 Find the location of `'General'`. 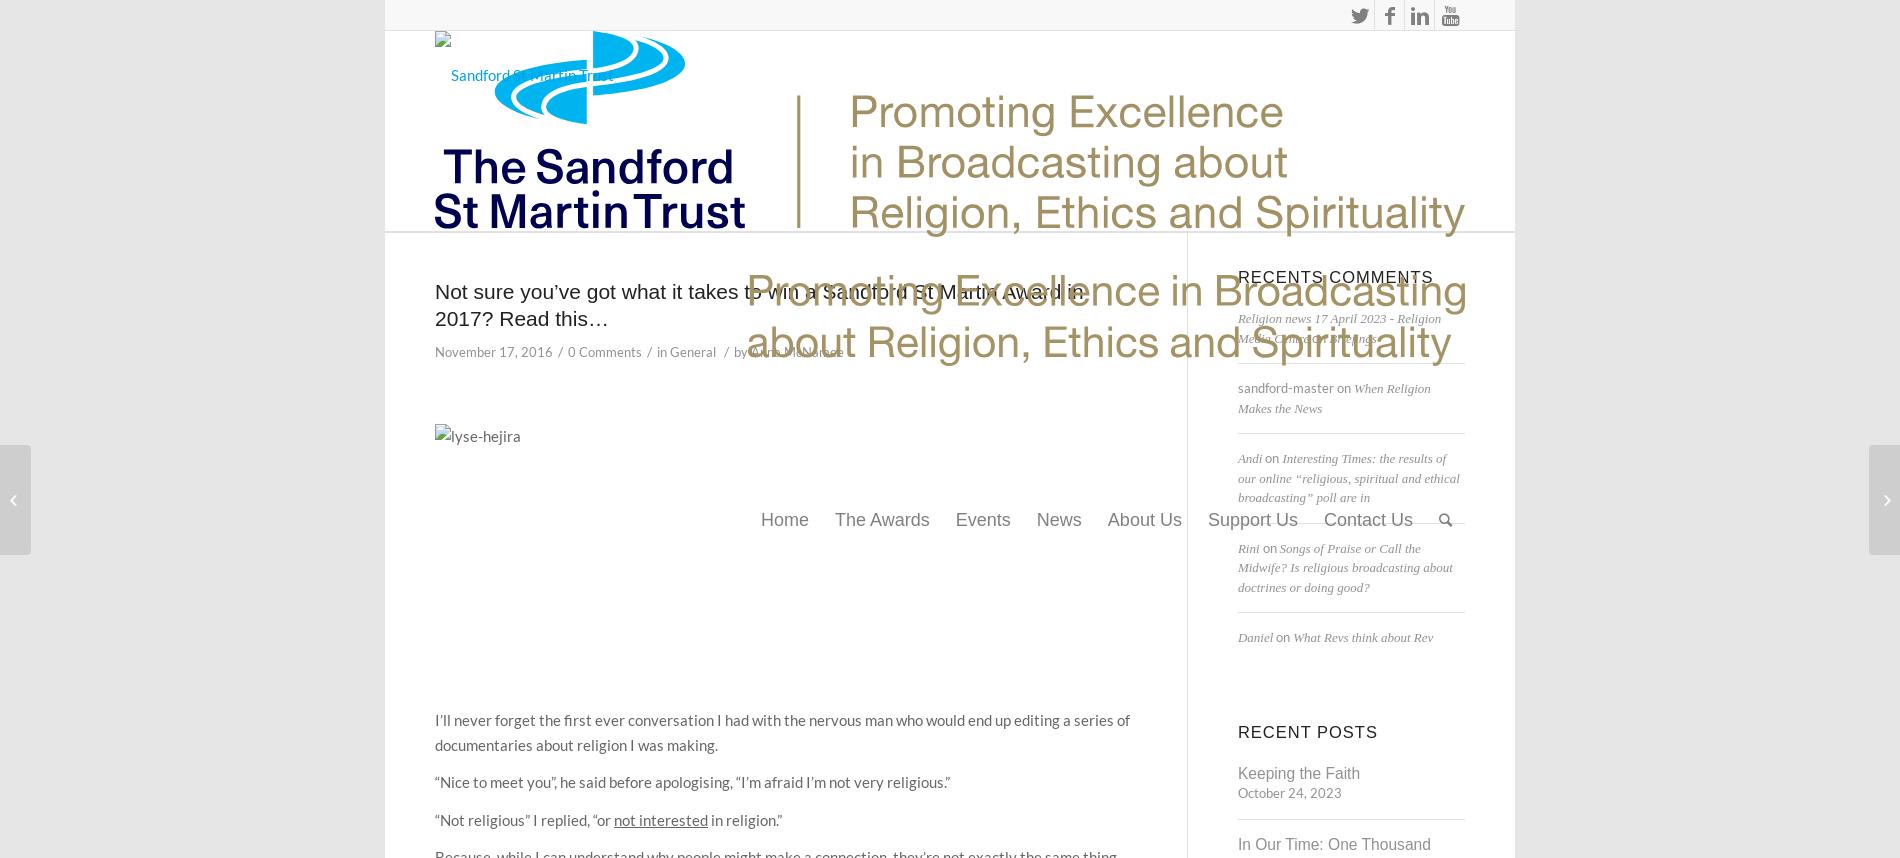

'General' is located at coordinates (692, 351).